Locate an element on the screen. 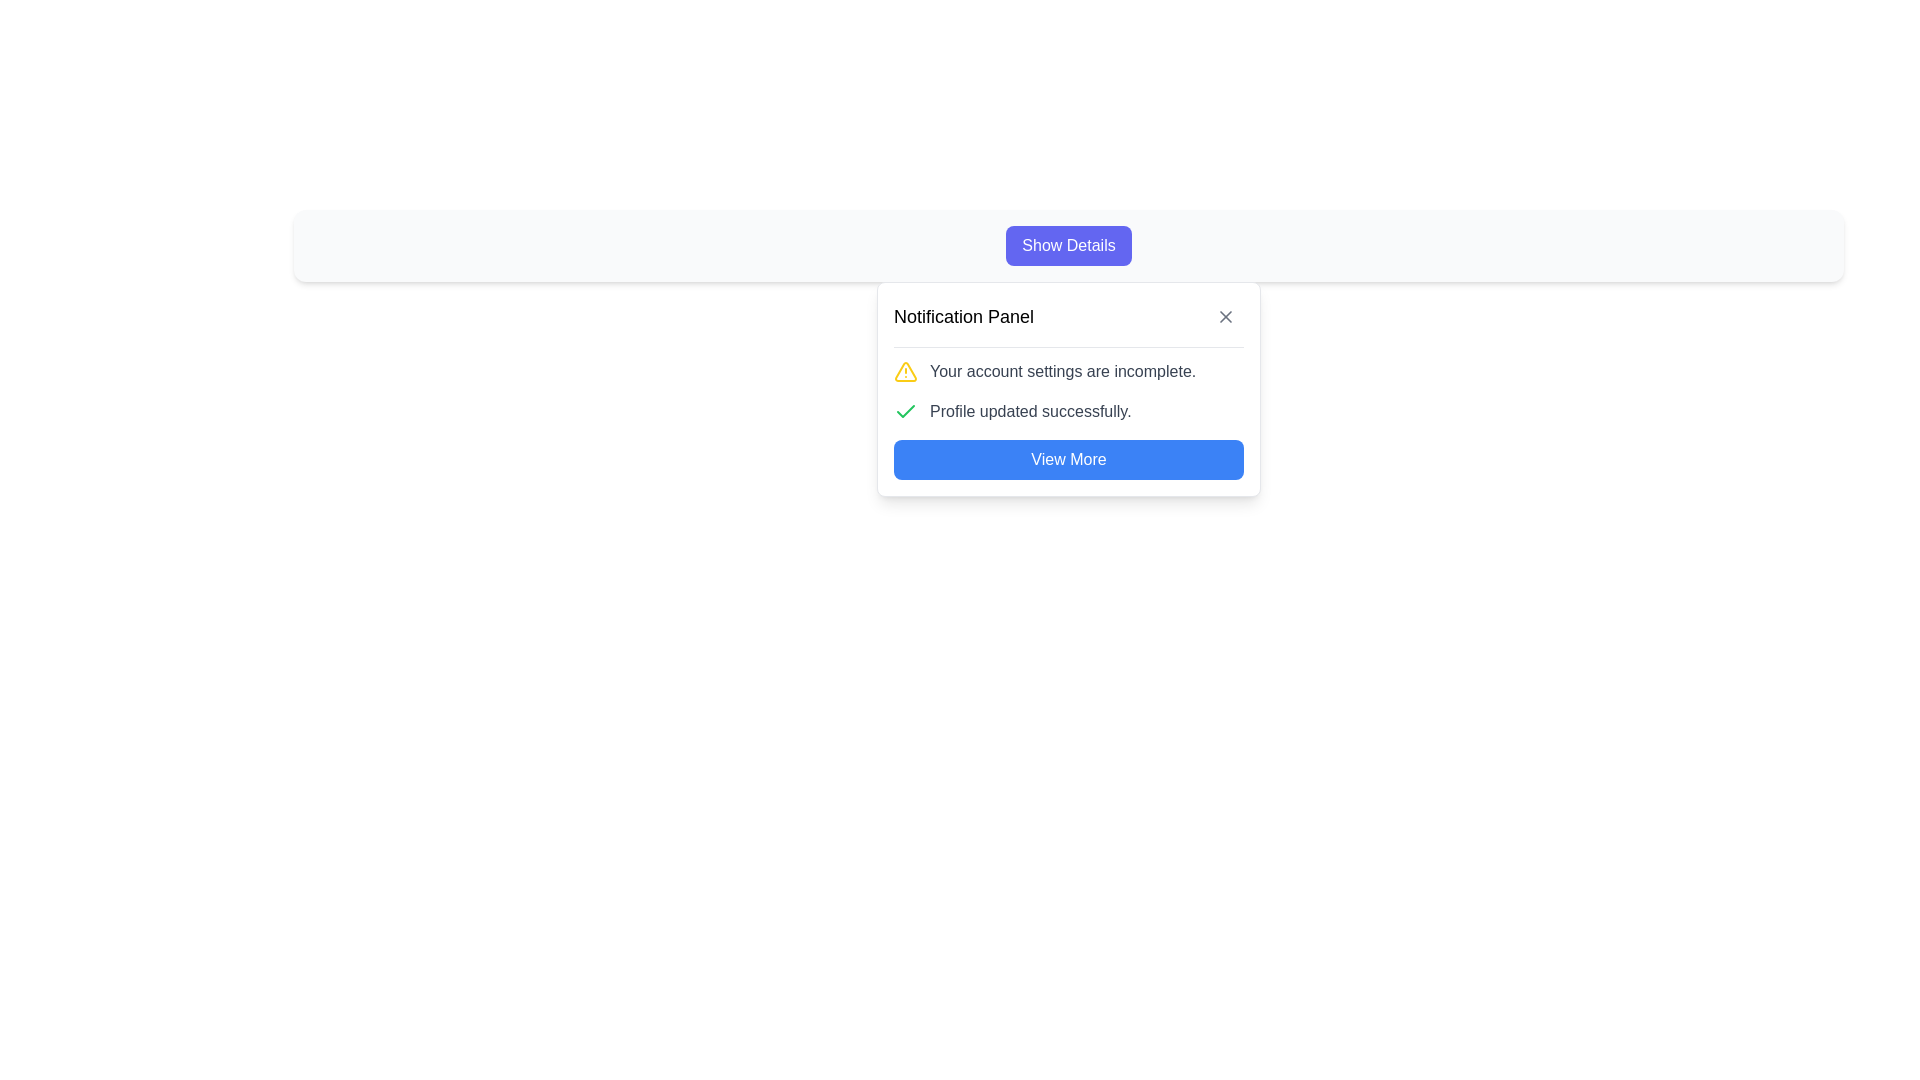  the 'Notification Panel' text label, which is styled prominently in bold at the top-left corner of the notification card's header is located at coordinates (964, 315).